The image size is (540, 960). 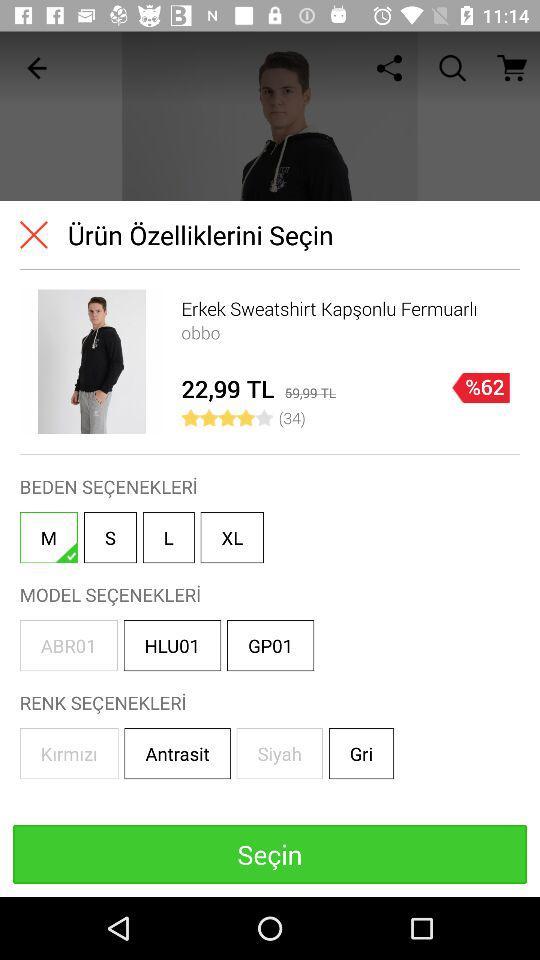 I want to click on icon to the left of the l, so click(x=110, y=536).